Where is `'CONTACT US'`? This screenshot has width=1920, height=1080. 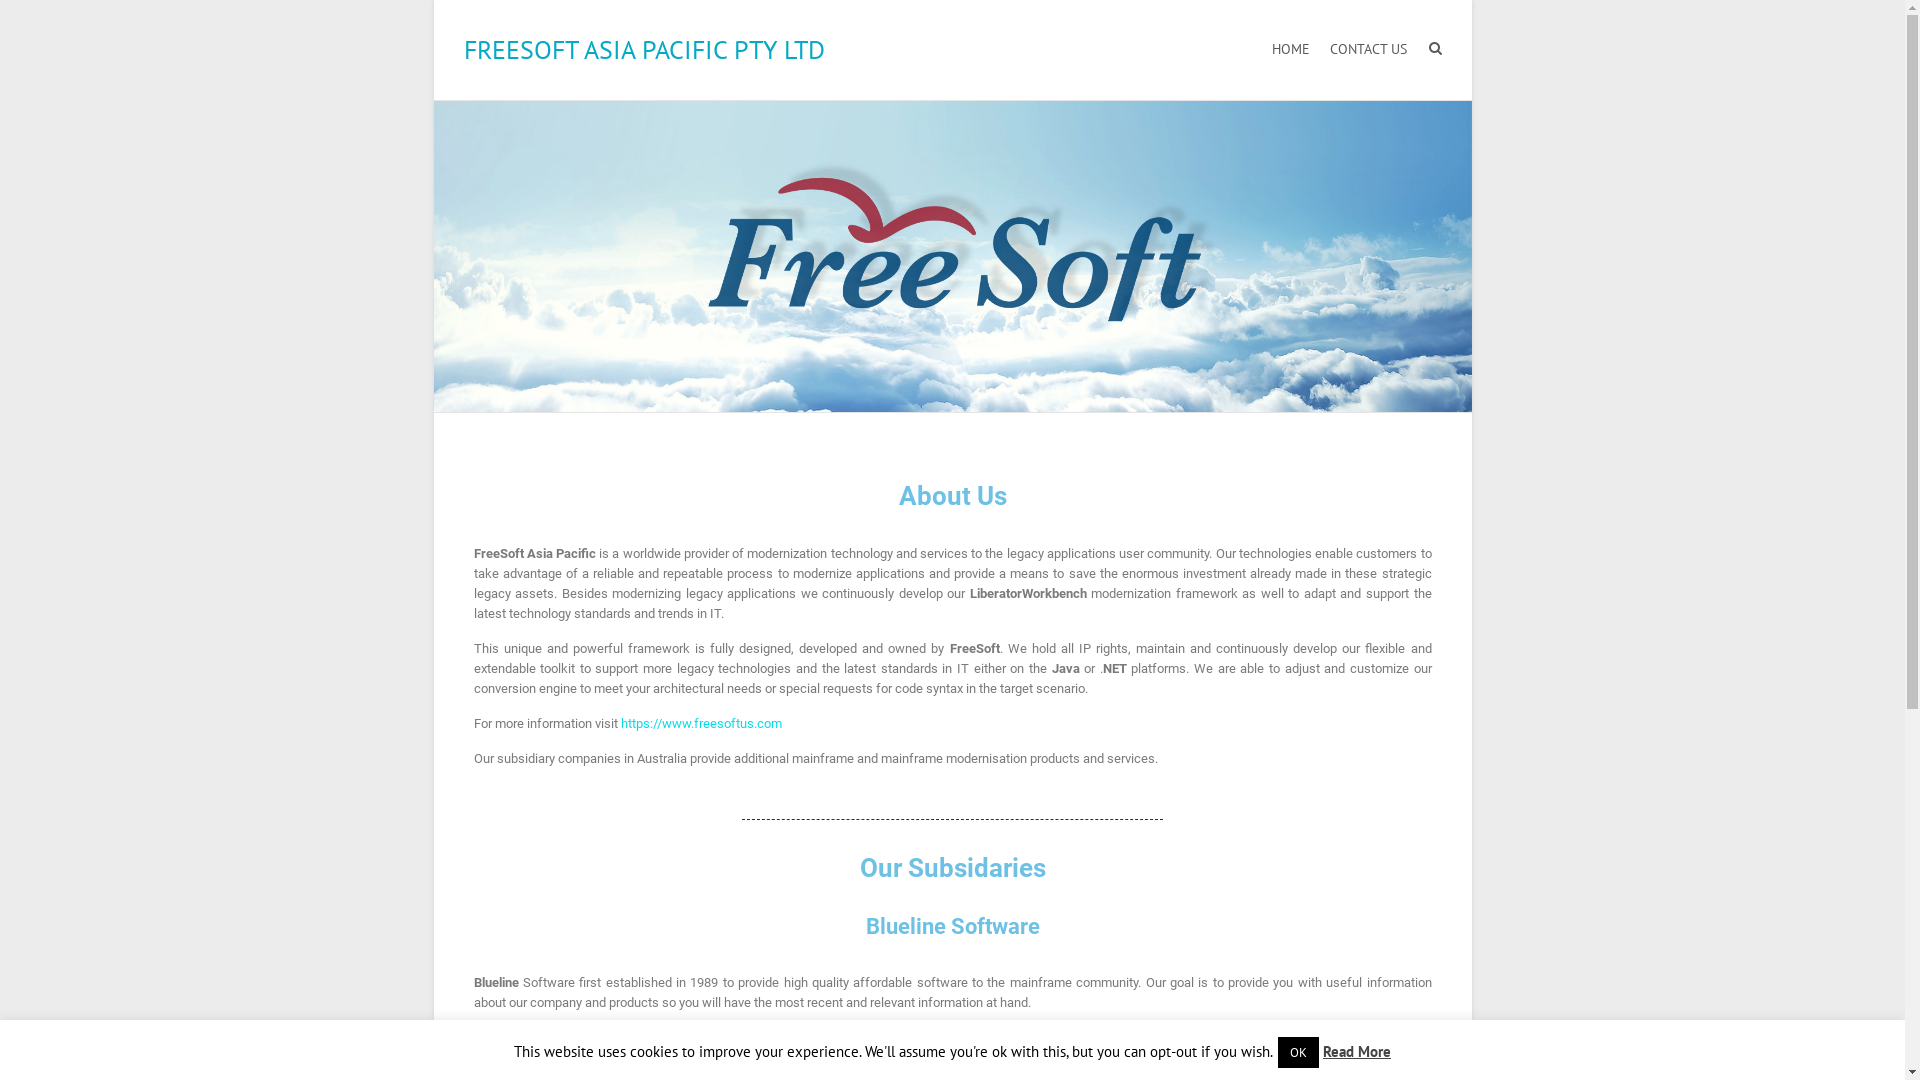
'CONTACT US' is located at coordinates (1367, 49).